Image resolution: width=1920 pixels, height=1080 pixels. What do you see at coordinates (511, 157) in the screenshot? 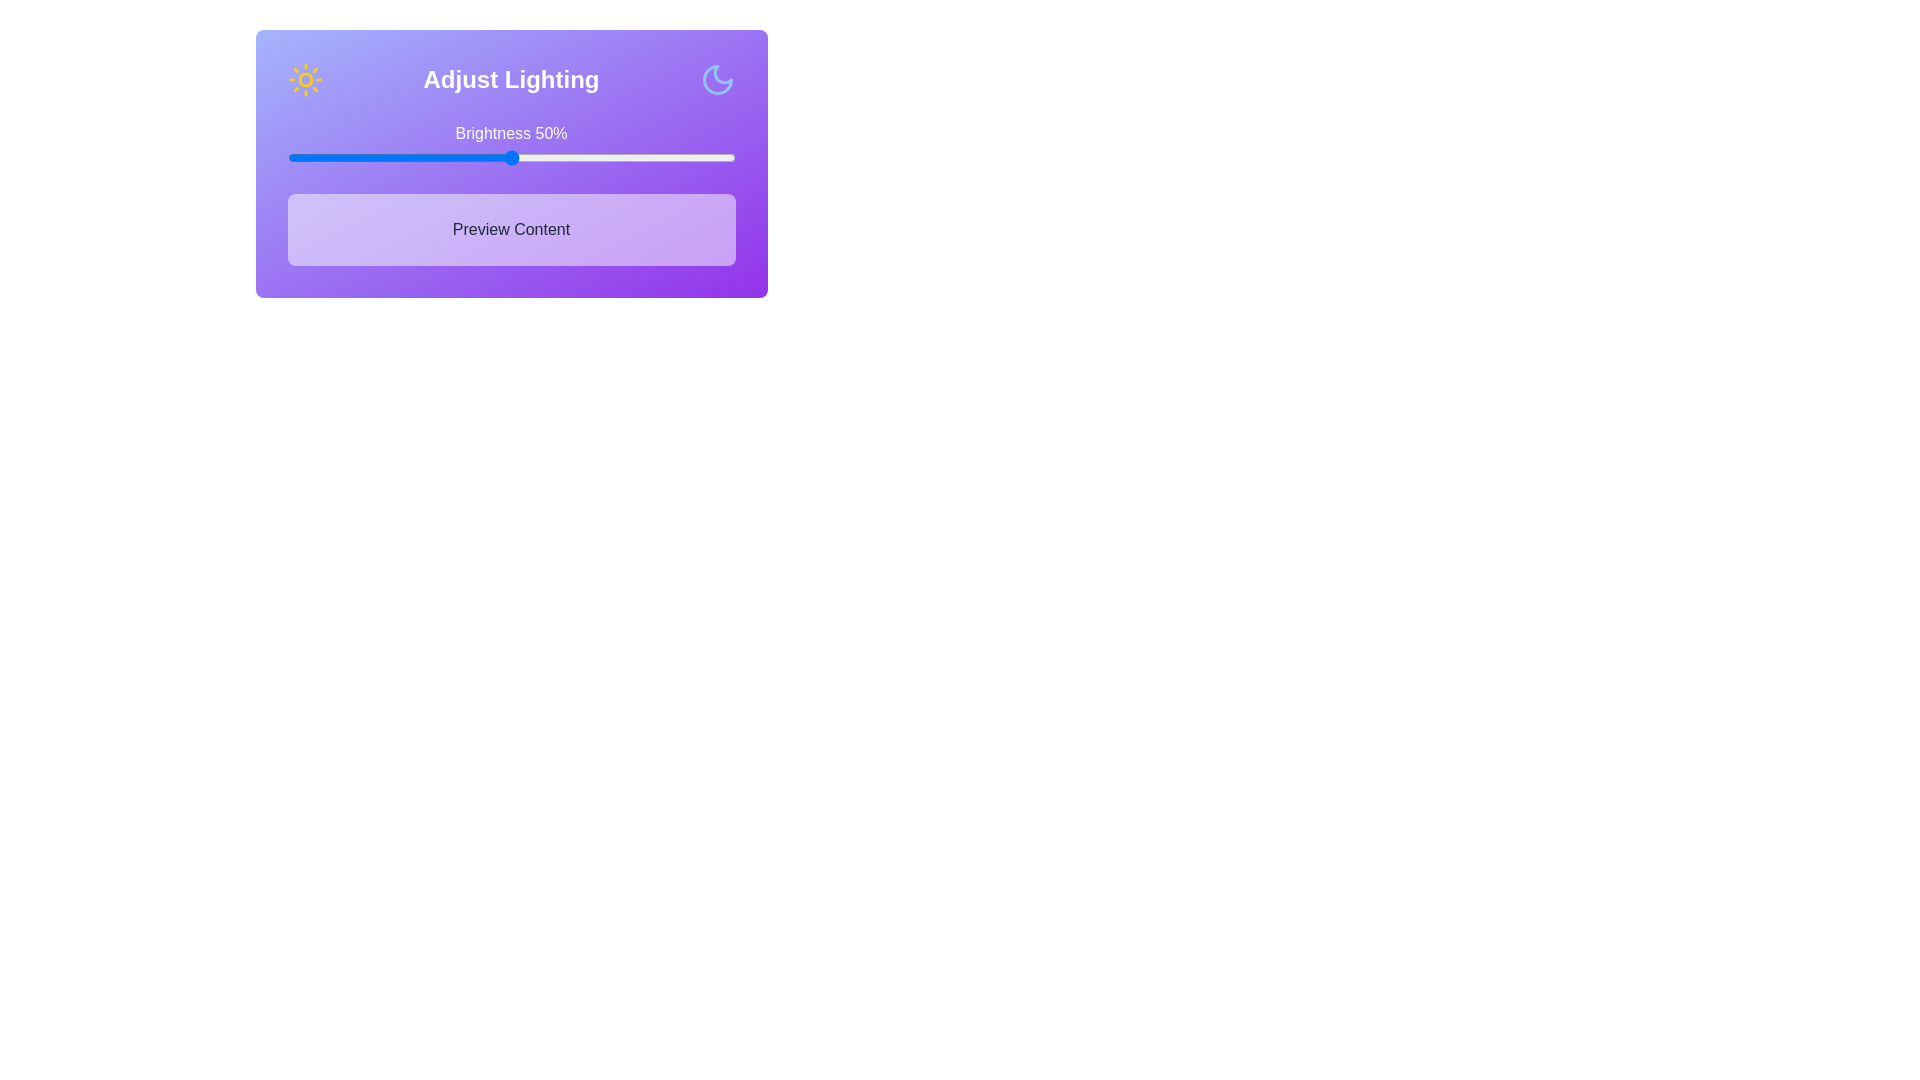
I see `the brightness slider to 50% to observe changes in the 'Preview Content' section` at bounding box center [511, 157].